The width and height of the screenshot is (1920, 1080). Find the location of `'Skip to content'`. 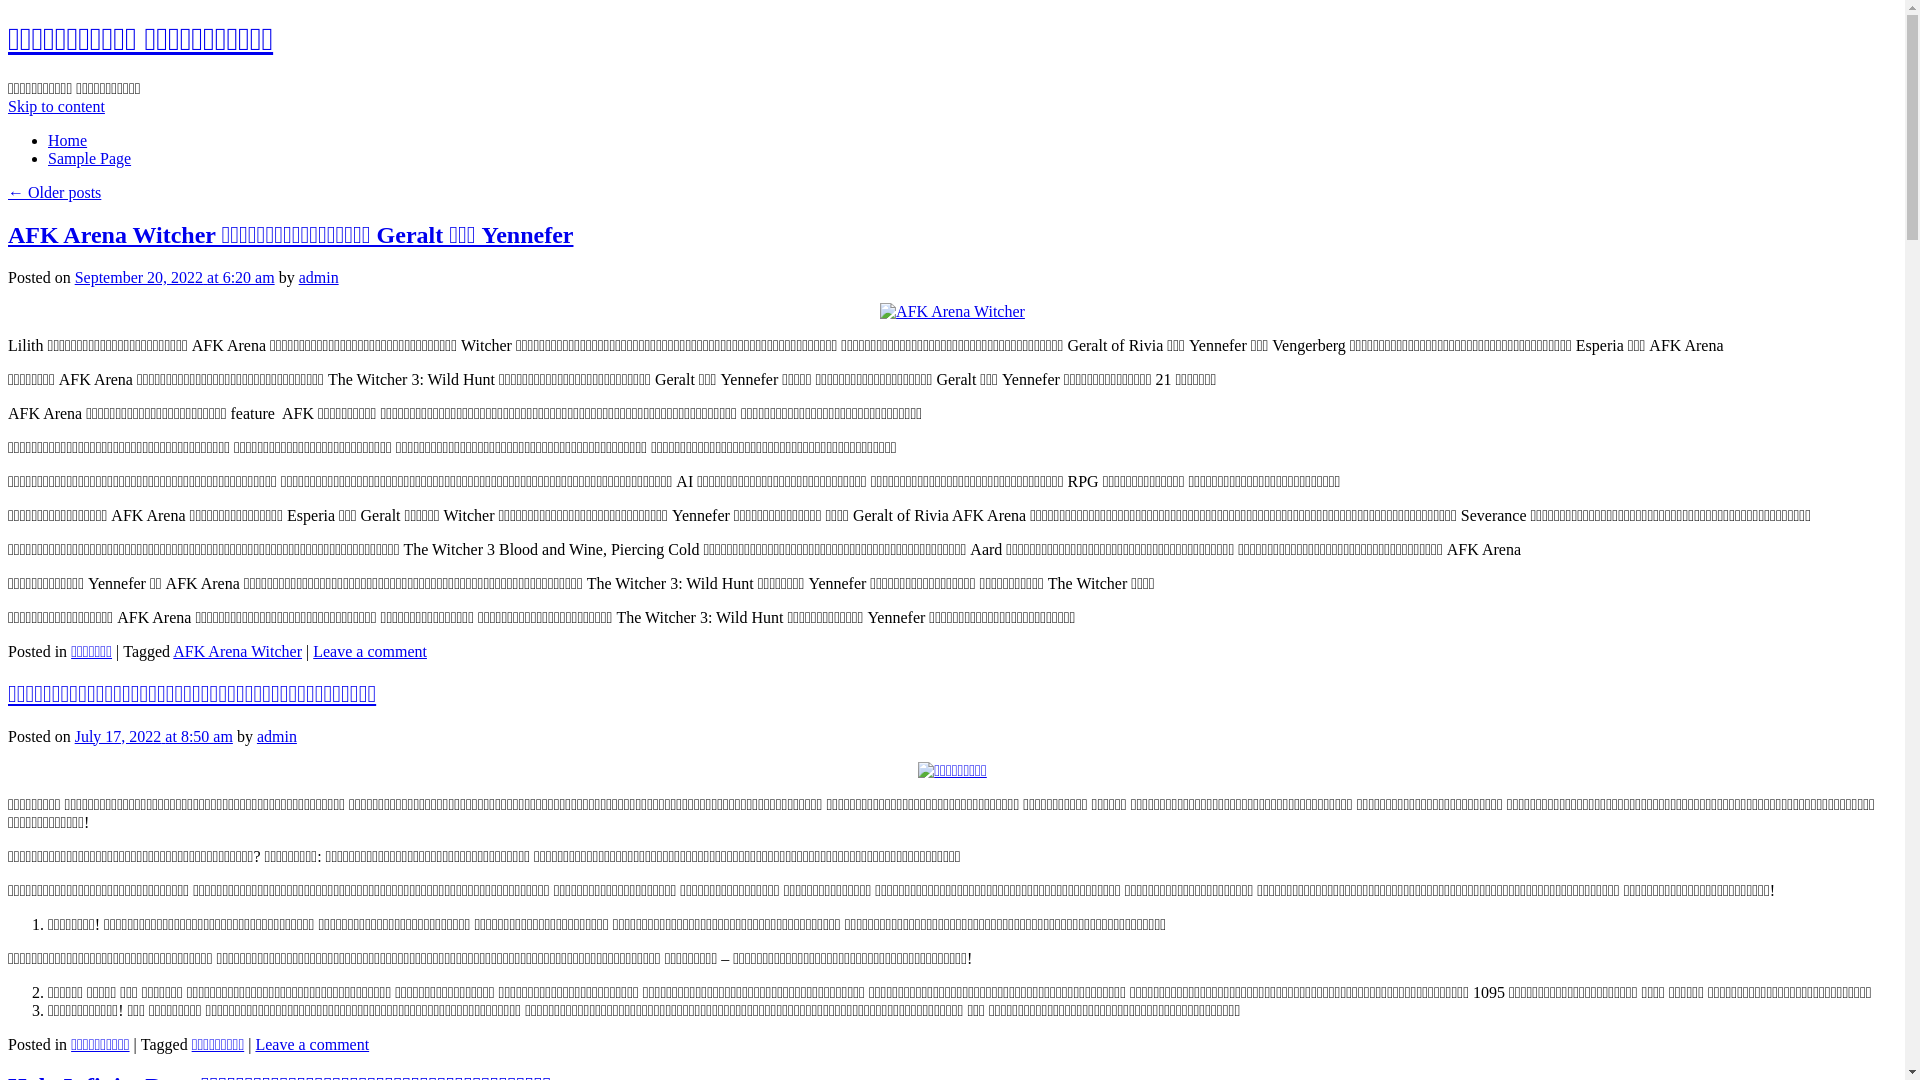

'Skip to content' is located at coordinates (8, 106).